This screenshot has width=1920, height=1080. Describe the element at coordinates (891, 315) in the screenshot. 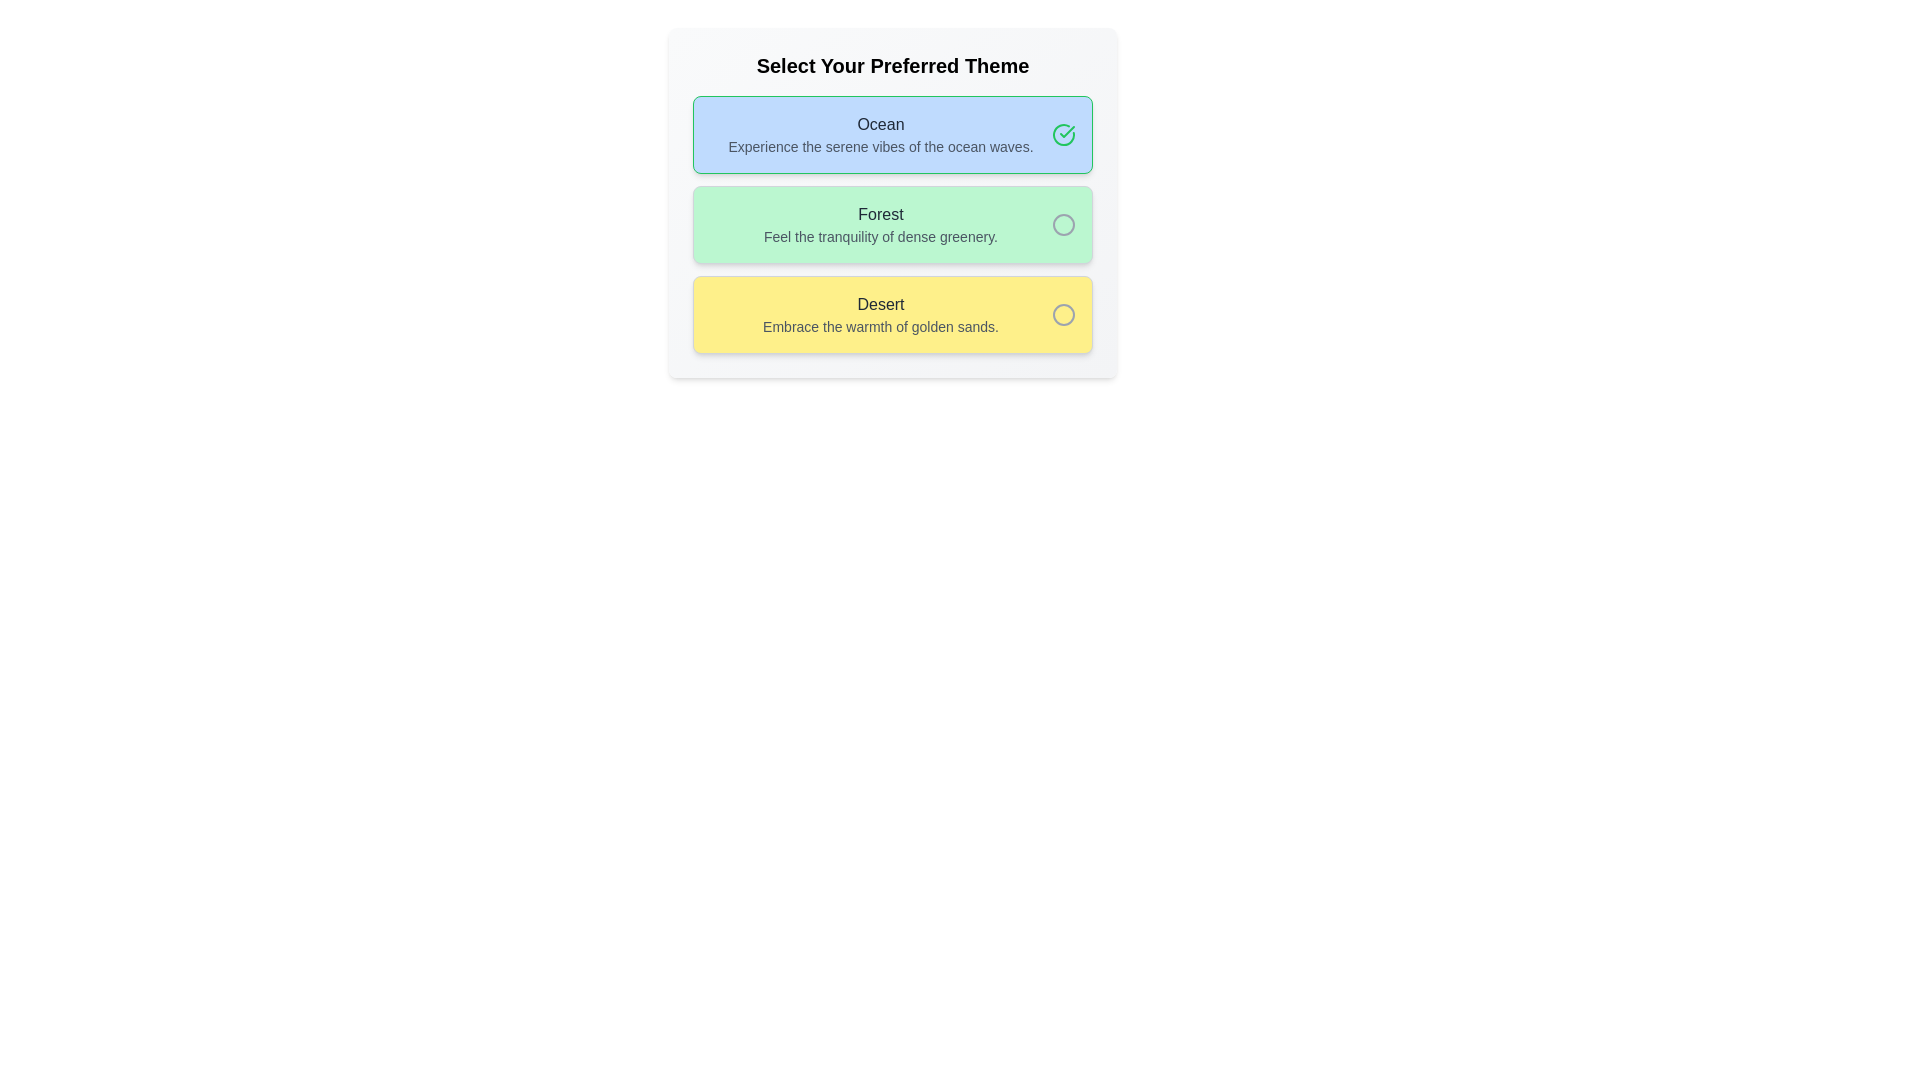

I see `the selectable list item for the theme 'Desert'` at that location.